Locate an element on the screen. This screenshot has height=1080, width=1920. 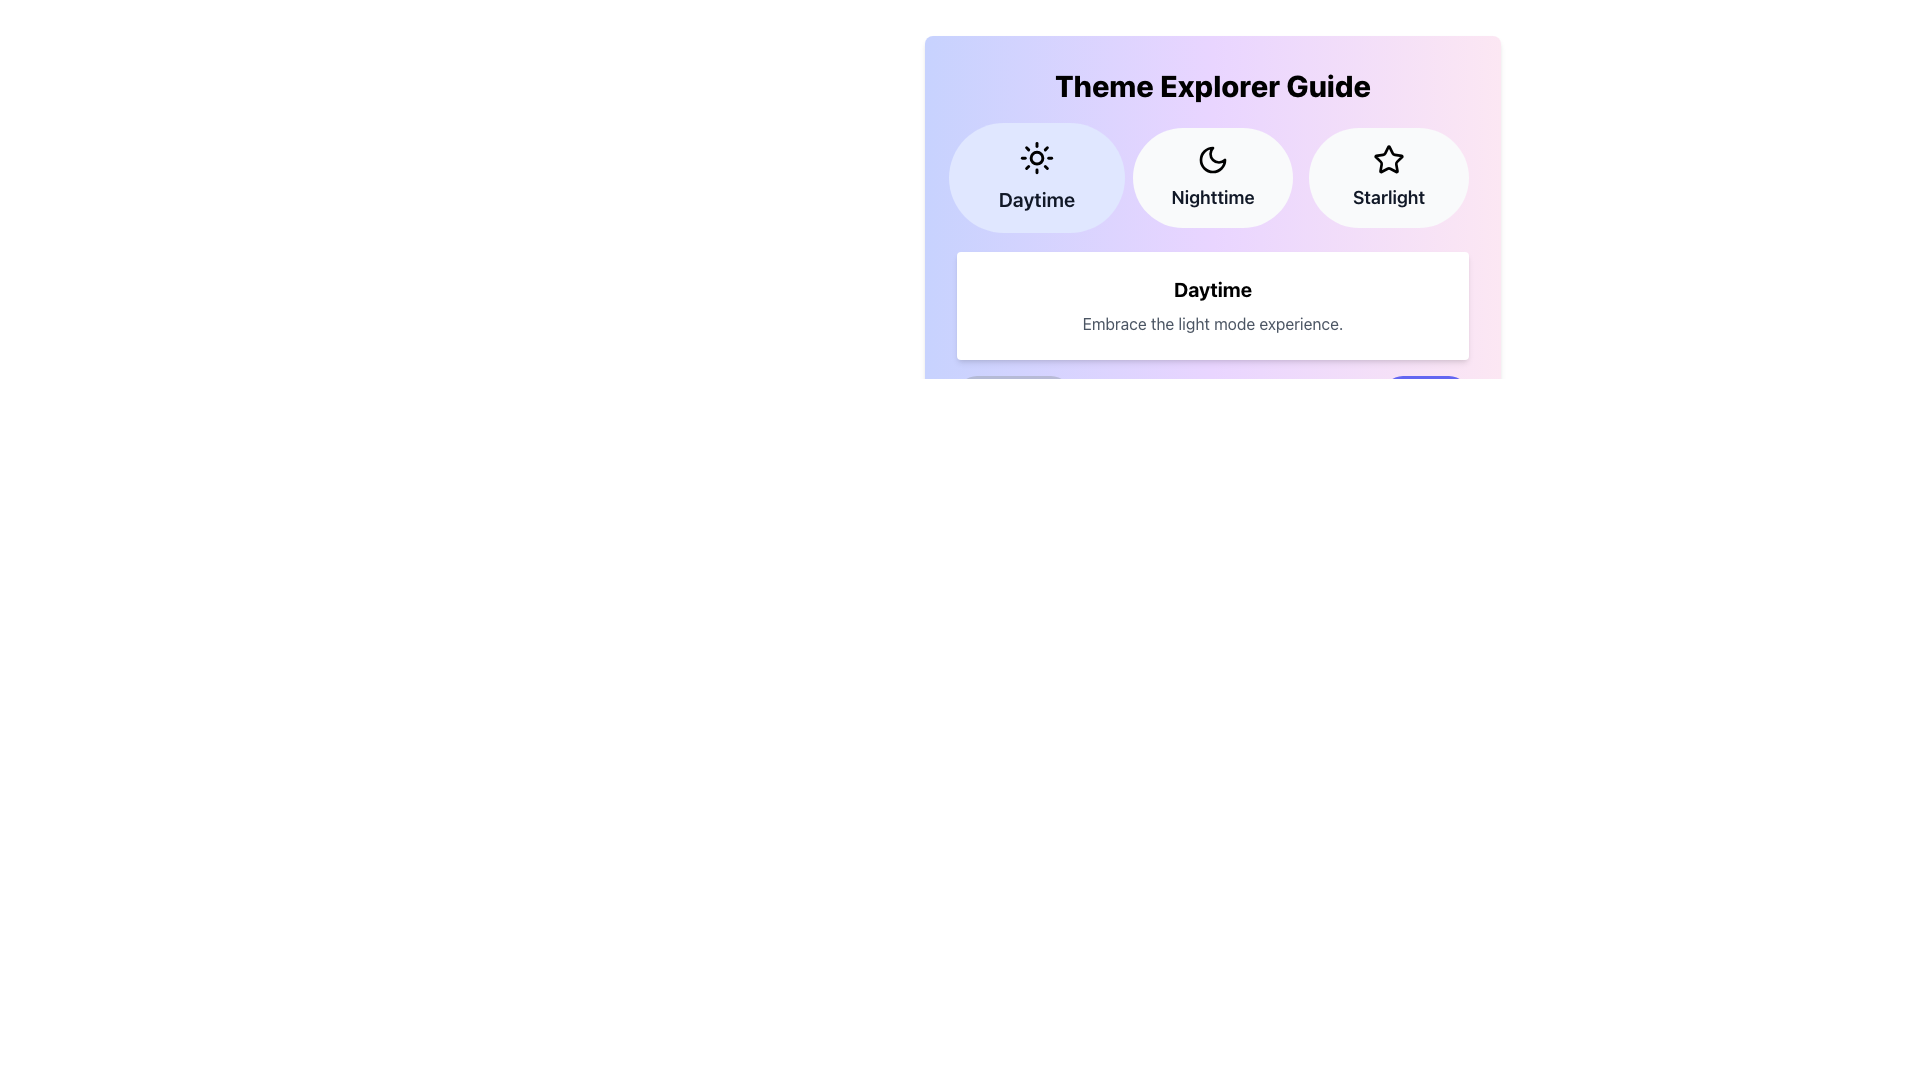
the star icon representing the 'Starlight' theme, which is the third icon in a row of three theme icons is located at coordinates (1387, 158).